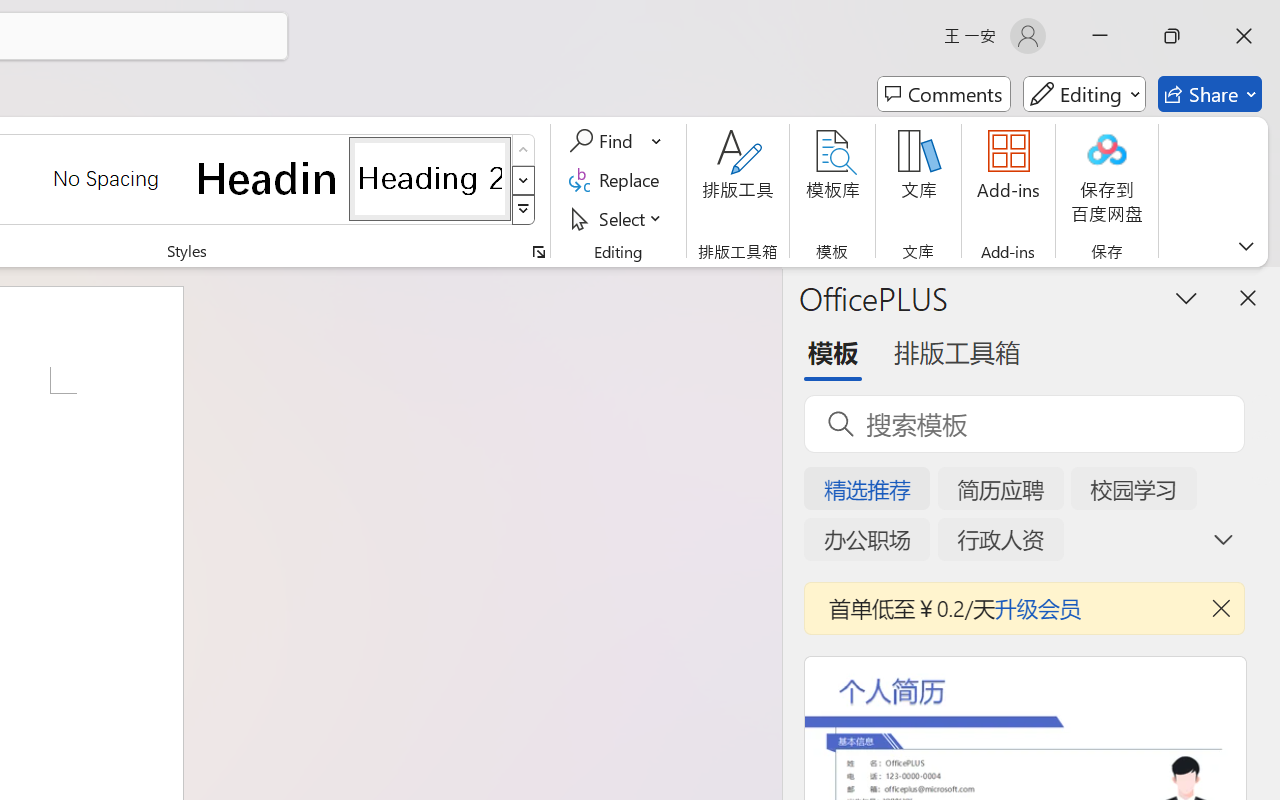 This screenshot has height=800, width=1280. What do you see at coordinates (617, 218) in the screenshot?
I see `'Select'` at bounding box center [617, 218].